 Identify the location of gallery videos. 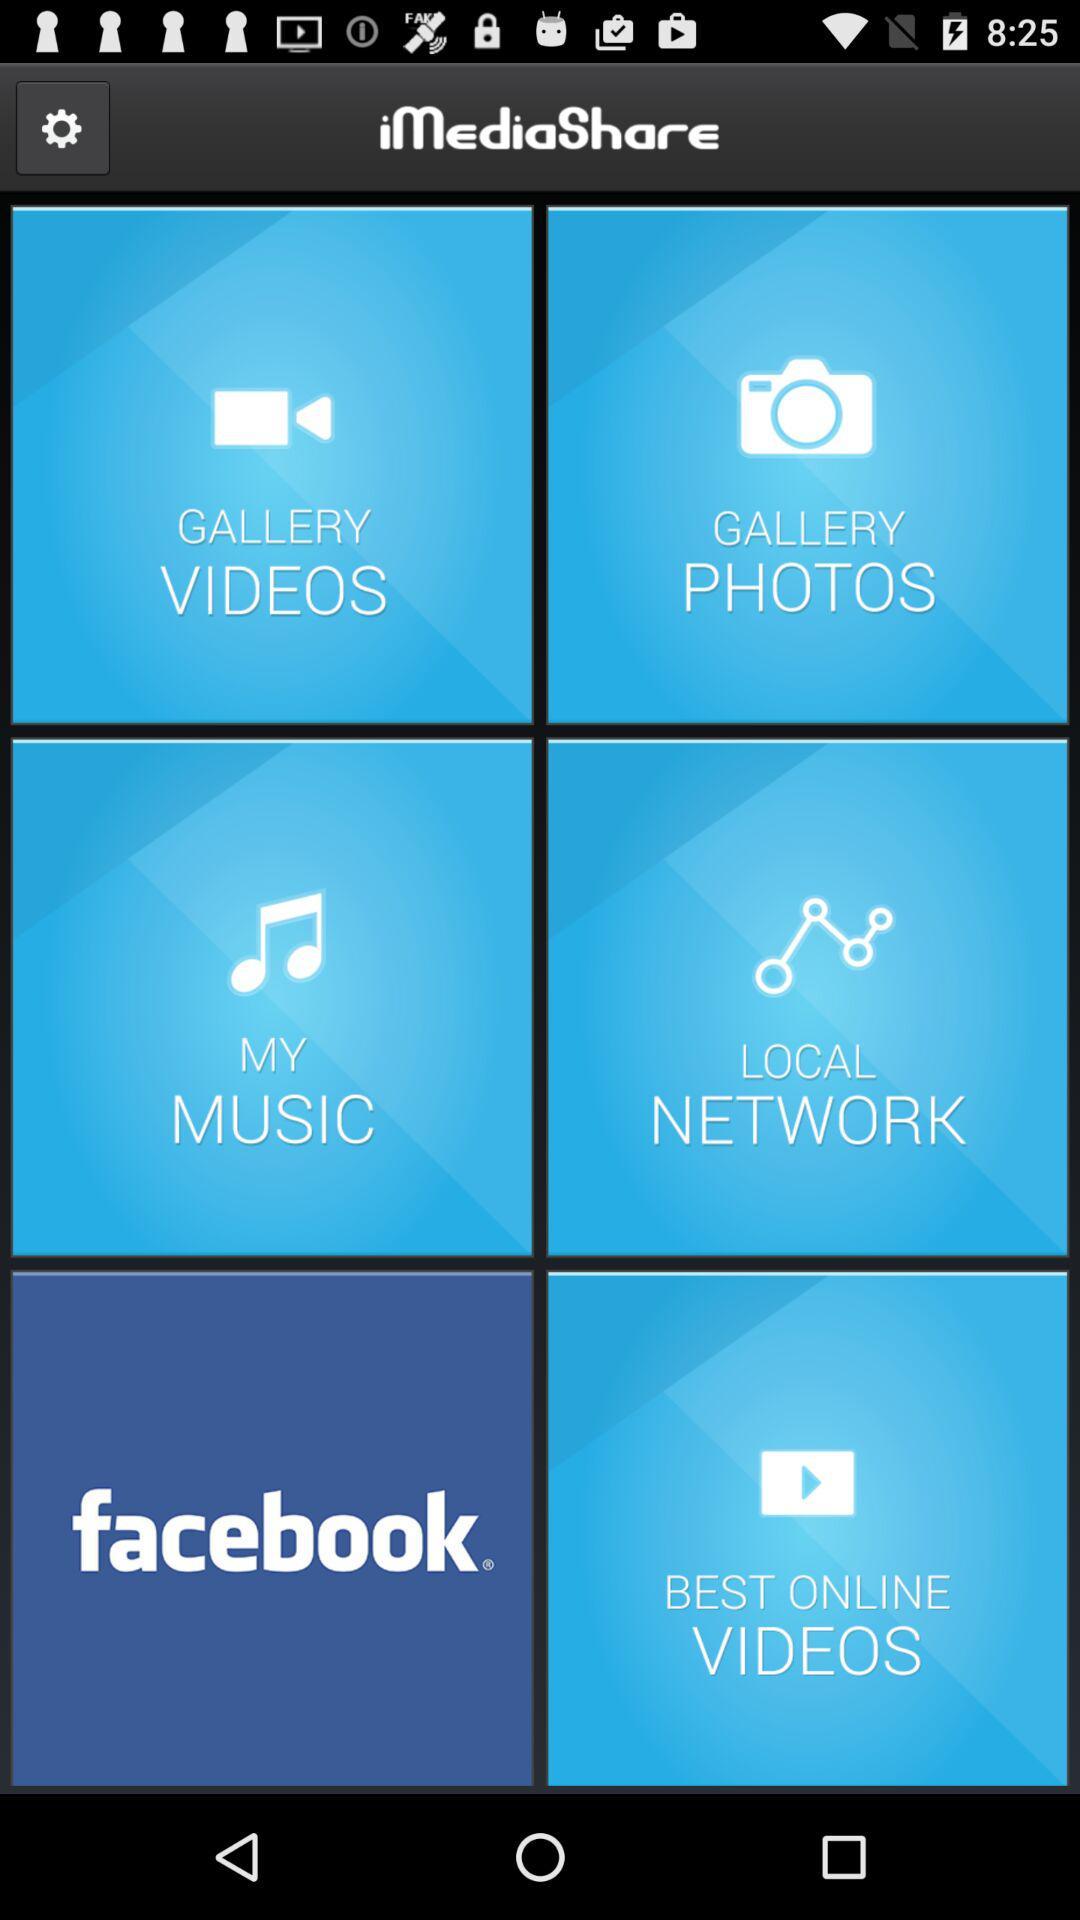
(272, 464).